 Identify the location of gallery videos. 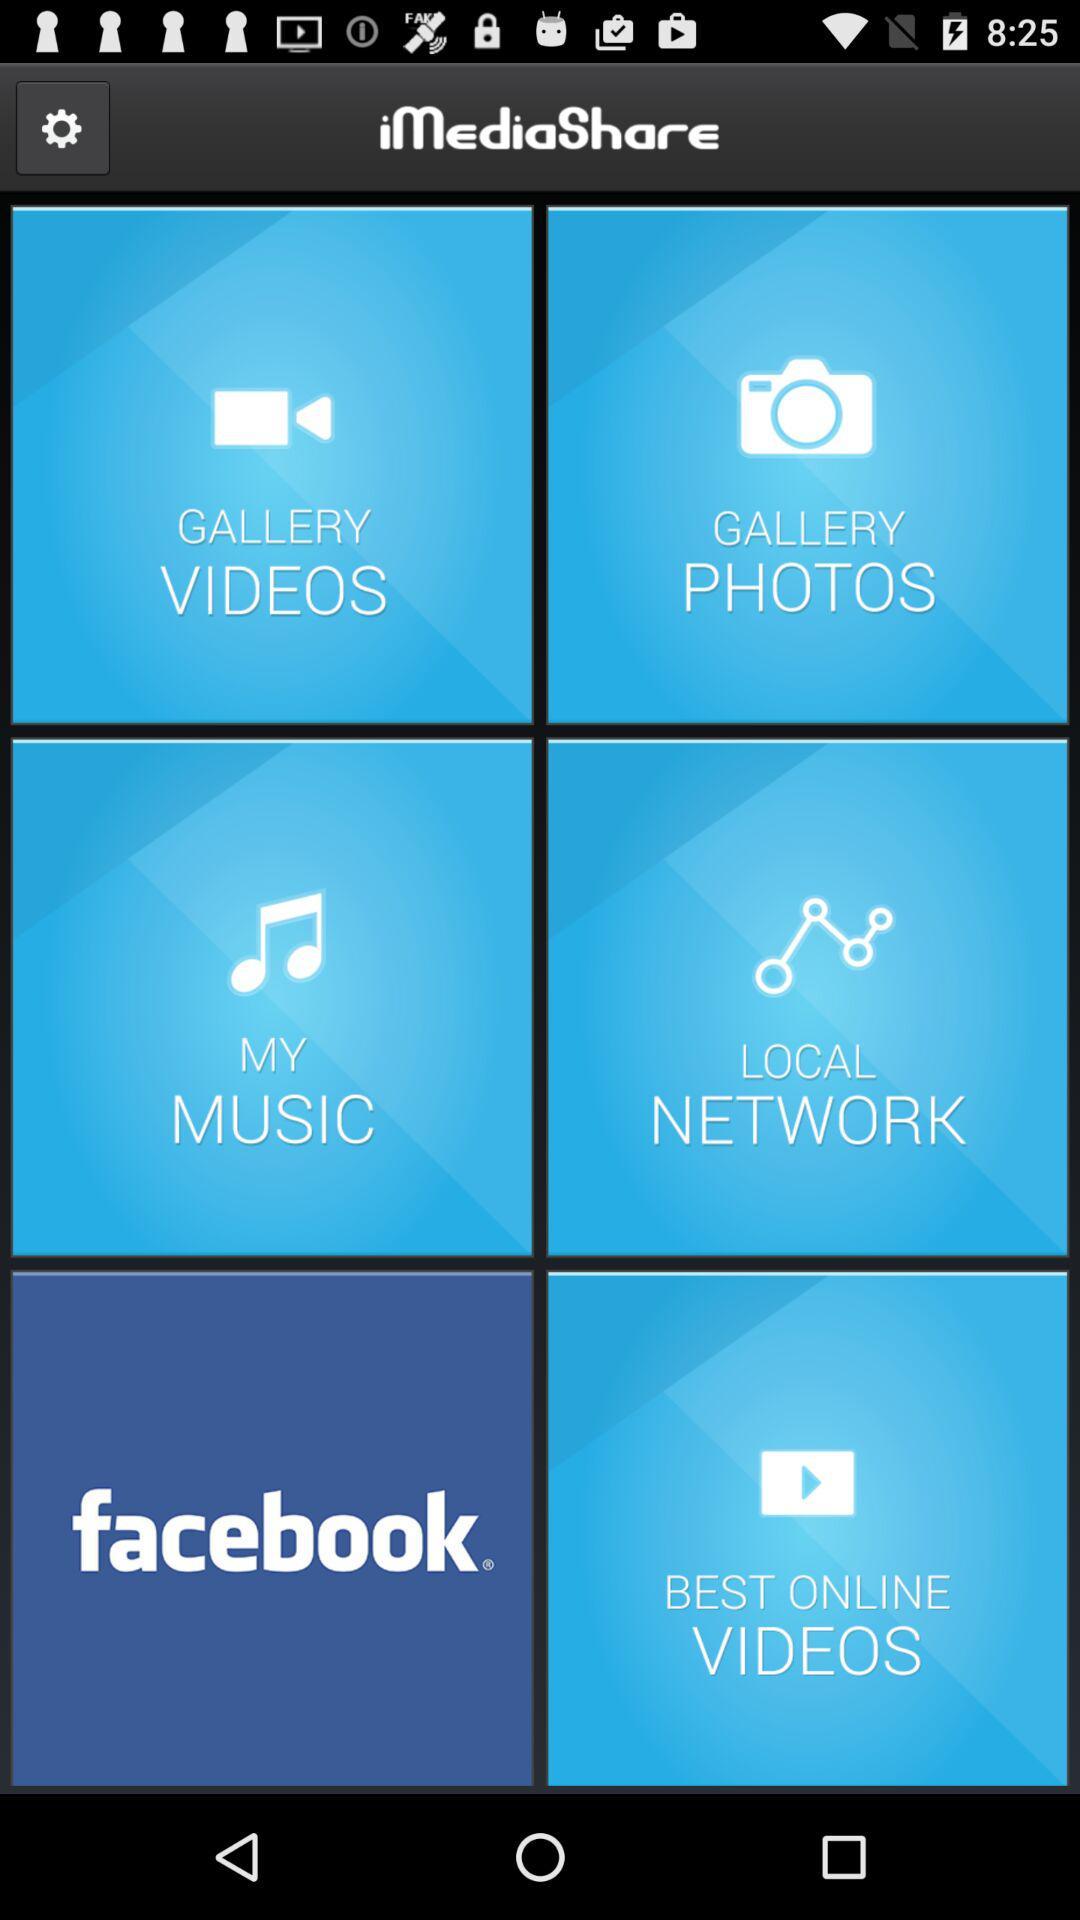
(272, 464).